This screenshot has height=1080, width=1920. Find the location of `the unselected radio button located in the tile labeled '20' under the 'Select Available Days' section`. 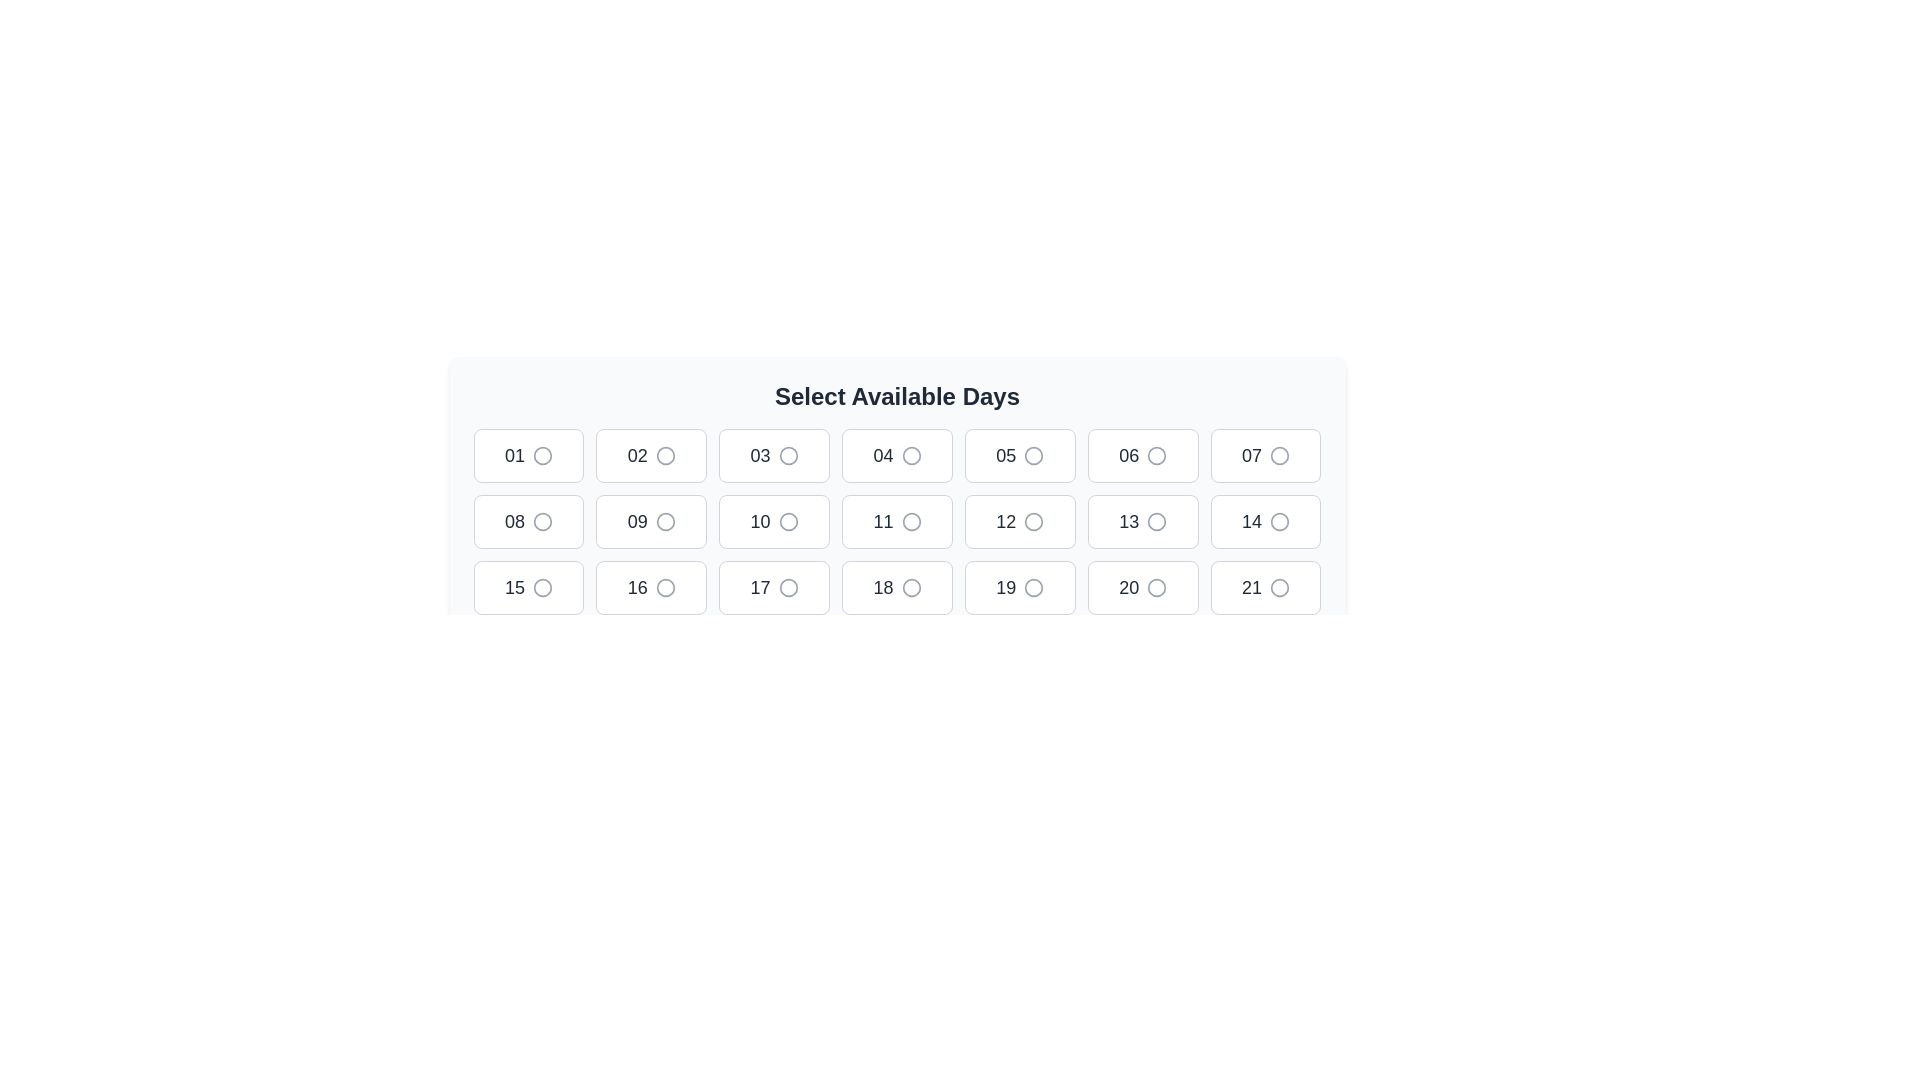

the unselected radio button located in the tile labeled '20' under the 'Select Available Days' section is located at coordinates (1157, 586).